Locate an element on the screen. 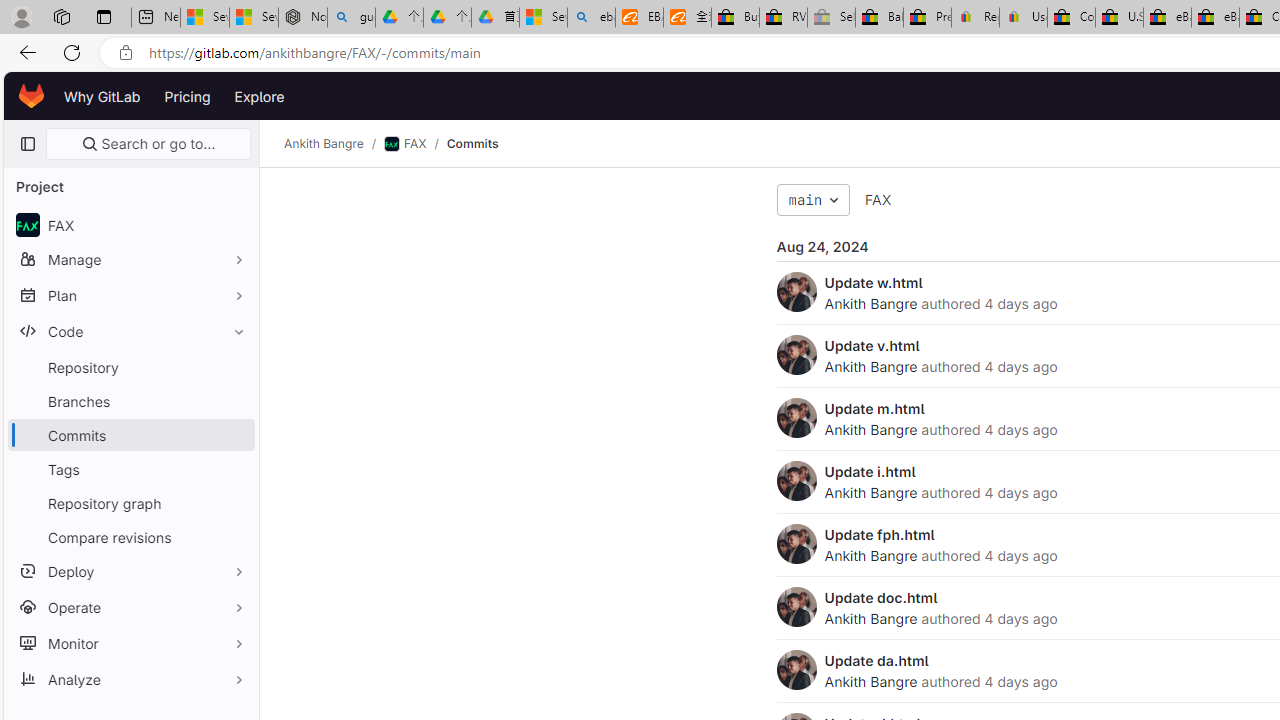 The image size is (1280, 720). 'Consumer Health Data Privacy Policy - eBay Inc.' is located at coordinates (1070, 17).